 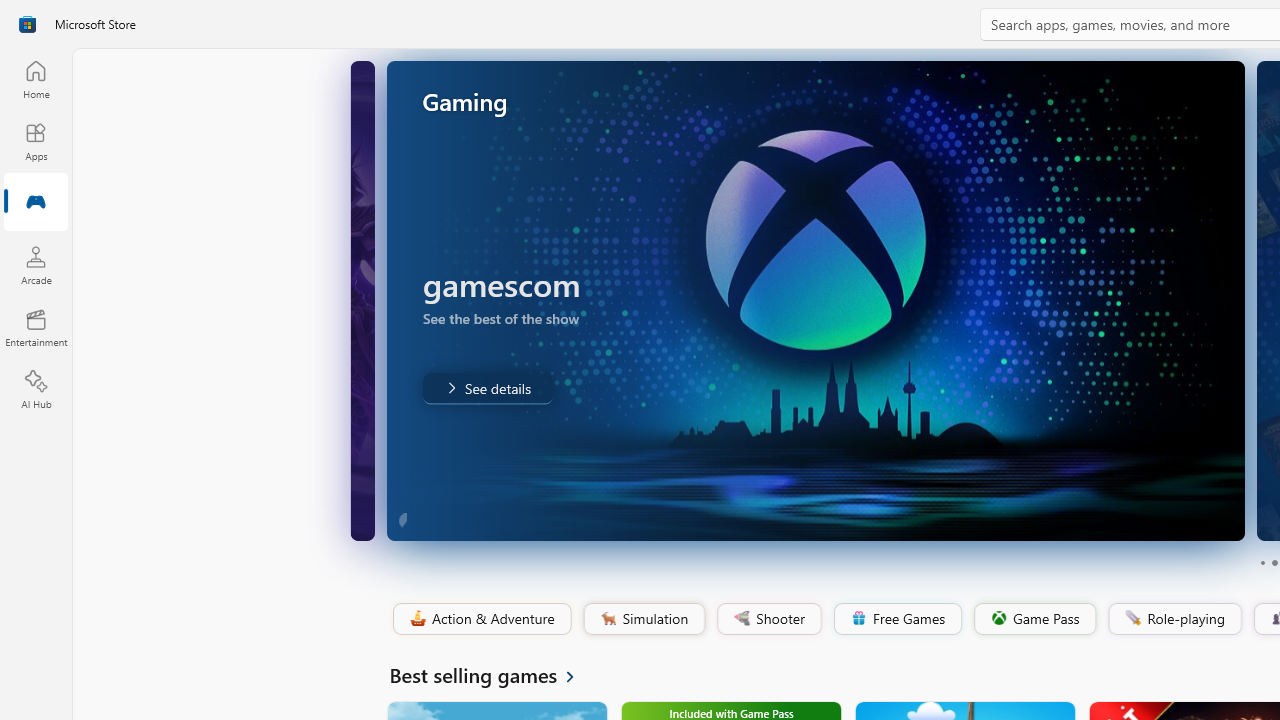 I want to click on 'Page 2', so click(x=1273, y=563).